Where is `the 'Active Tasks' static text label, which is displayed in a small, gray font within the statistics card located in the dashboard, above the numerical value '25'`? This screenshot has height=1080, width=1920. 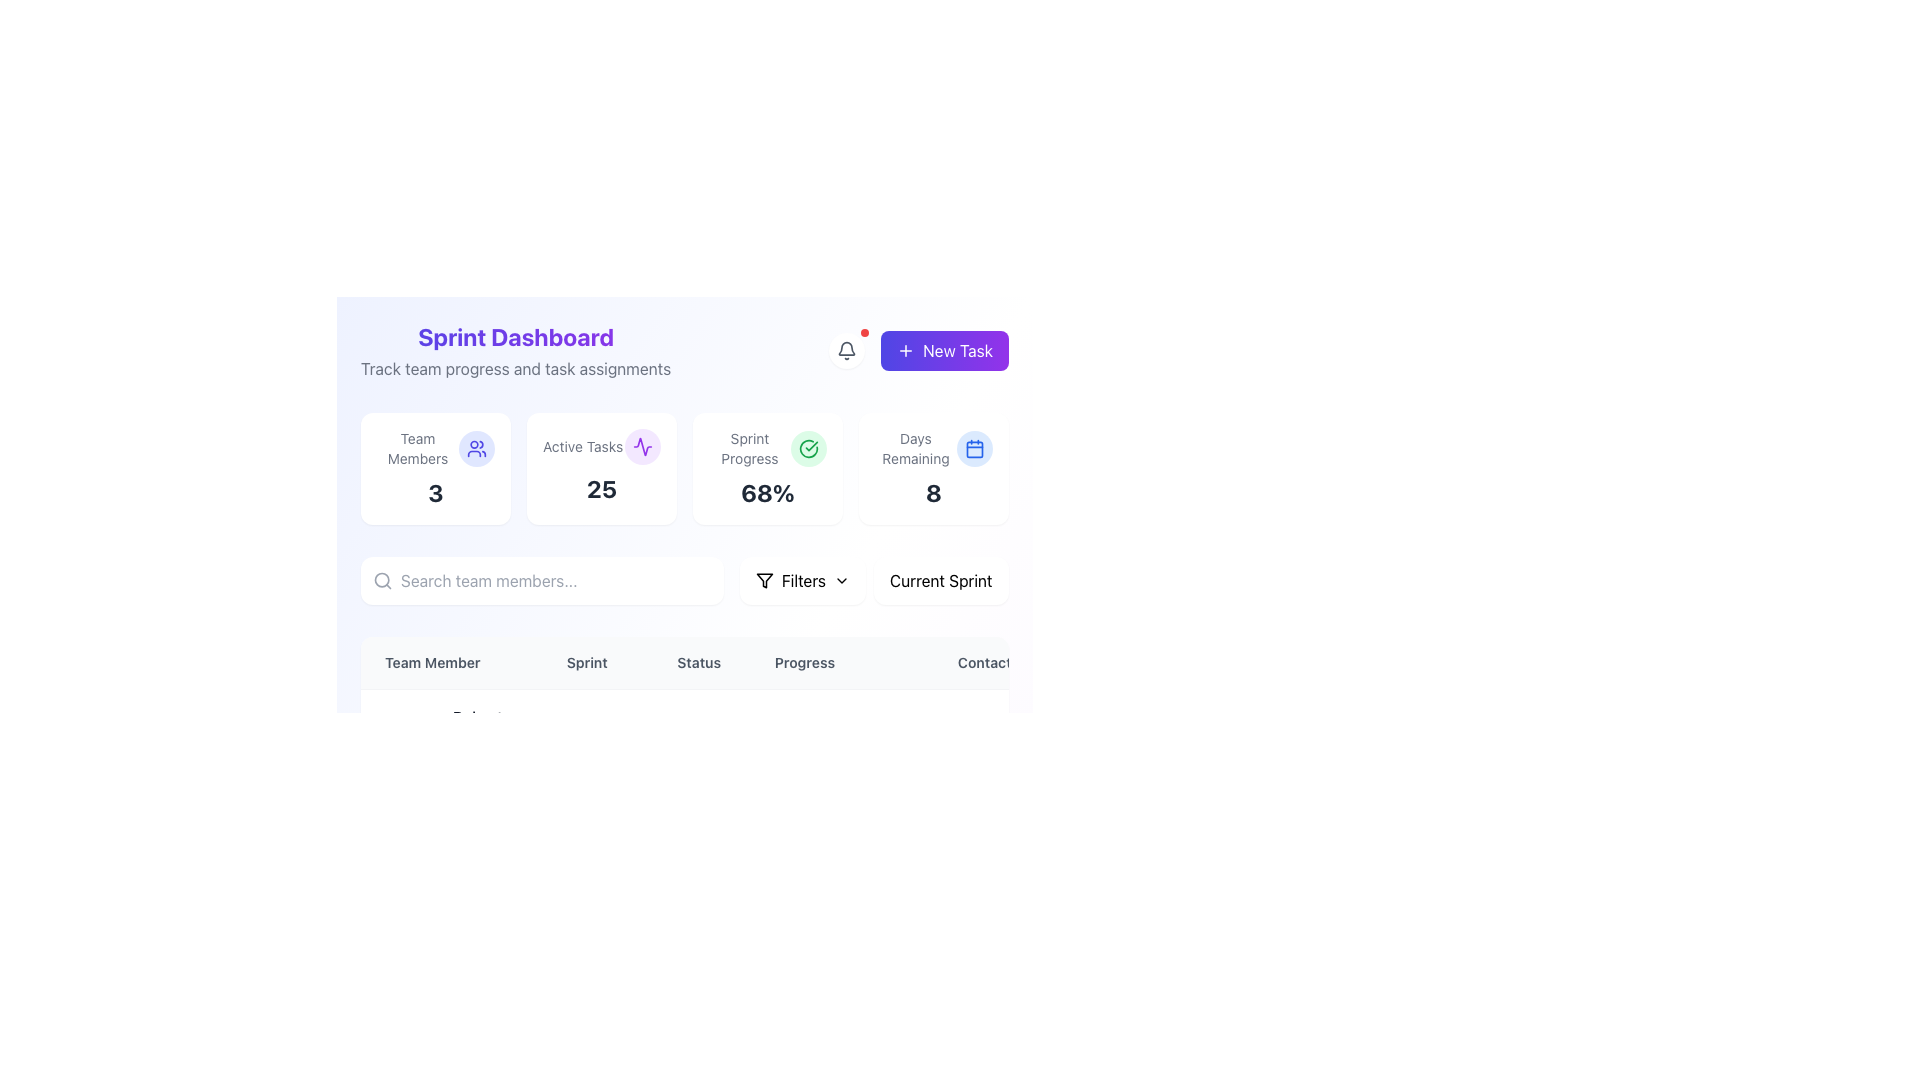
the 'Active Tasks' static text label, which is displayed in a small, gray font within the statistics card located in the dashboard, above the numerical value '25' is located at coordinates (582, 446).